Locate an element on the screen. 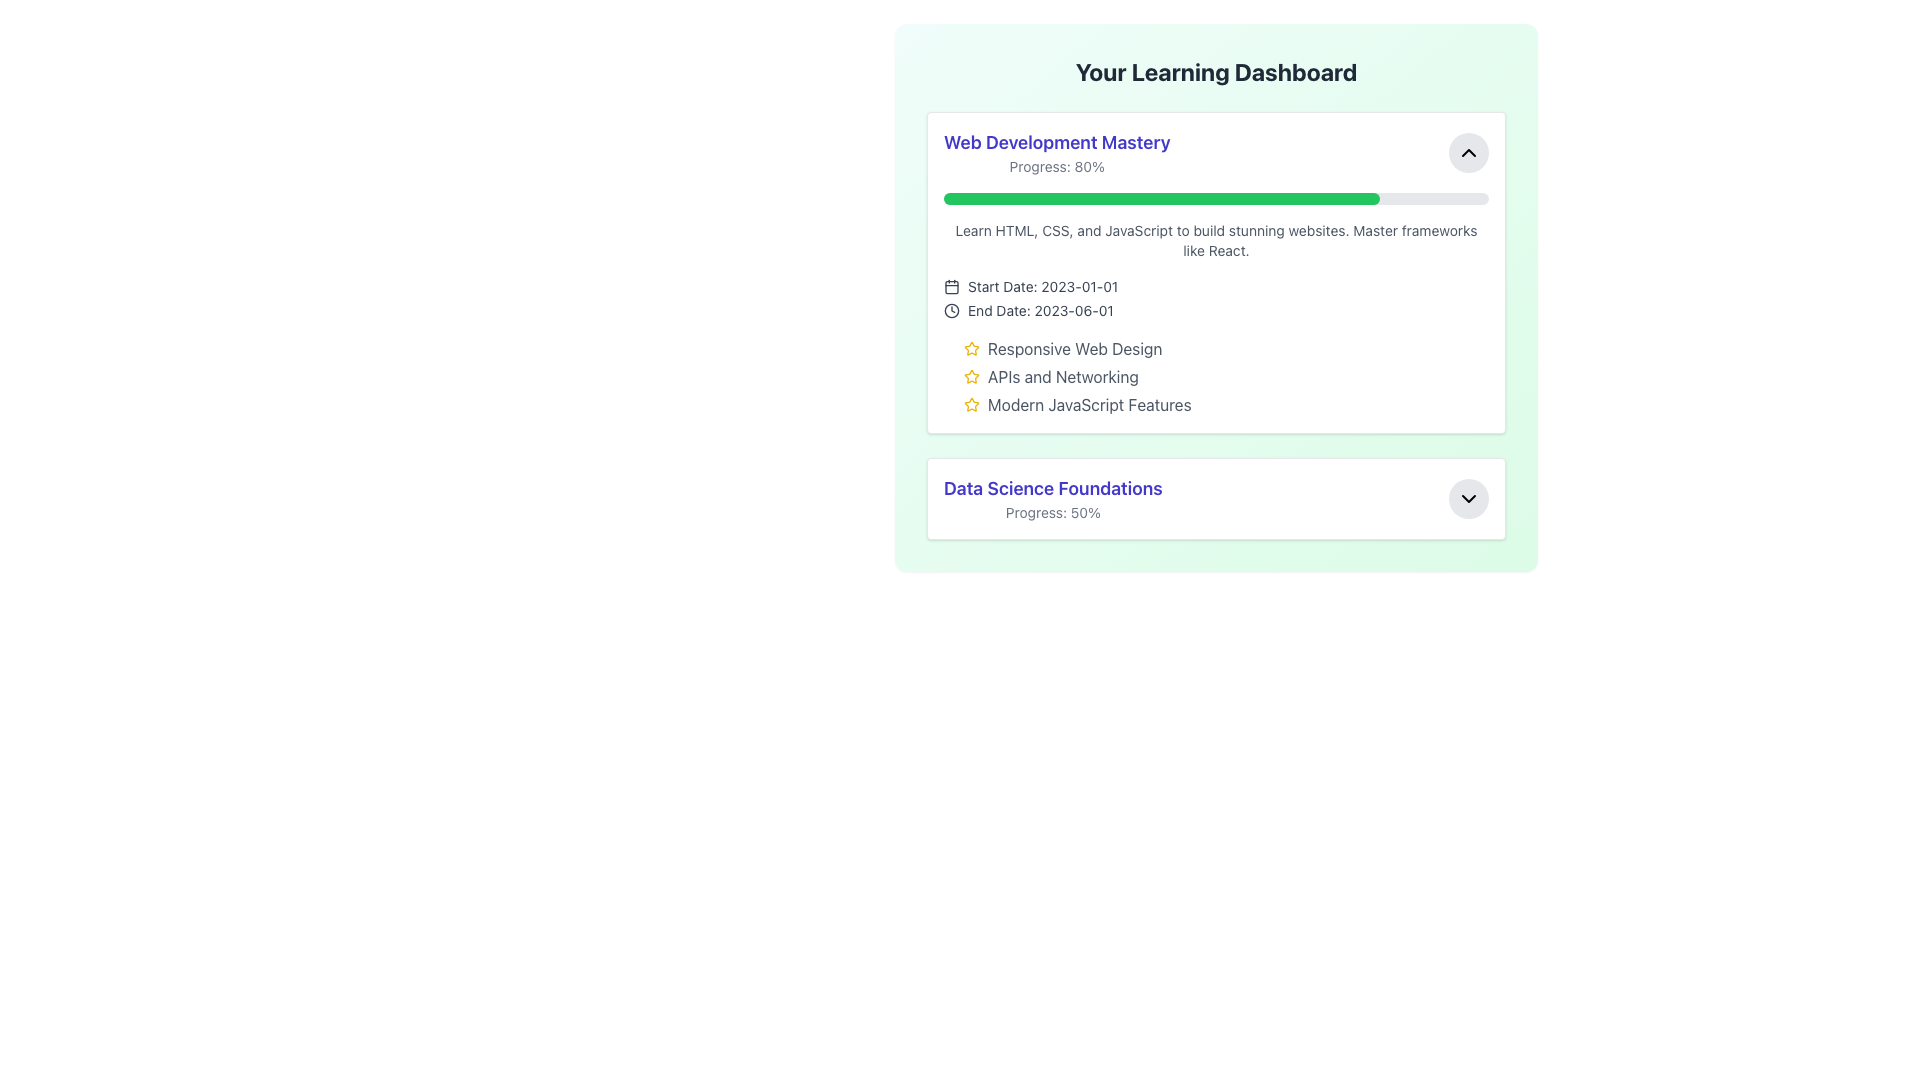 This screenshot has height=1080, width=1920. progress information displayed in the text label located below the heading 'Web Development Mastery', which represents the percentage of progress for the course is located at coordinates (1056, 165).